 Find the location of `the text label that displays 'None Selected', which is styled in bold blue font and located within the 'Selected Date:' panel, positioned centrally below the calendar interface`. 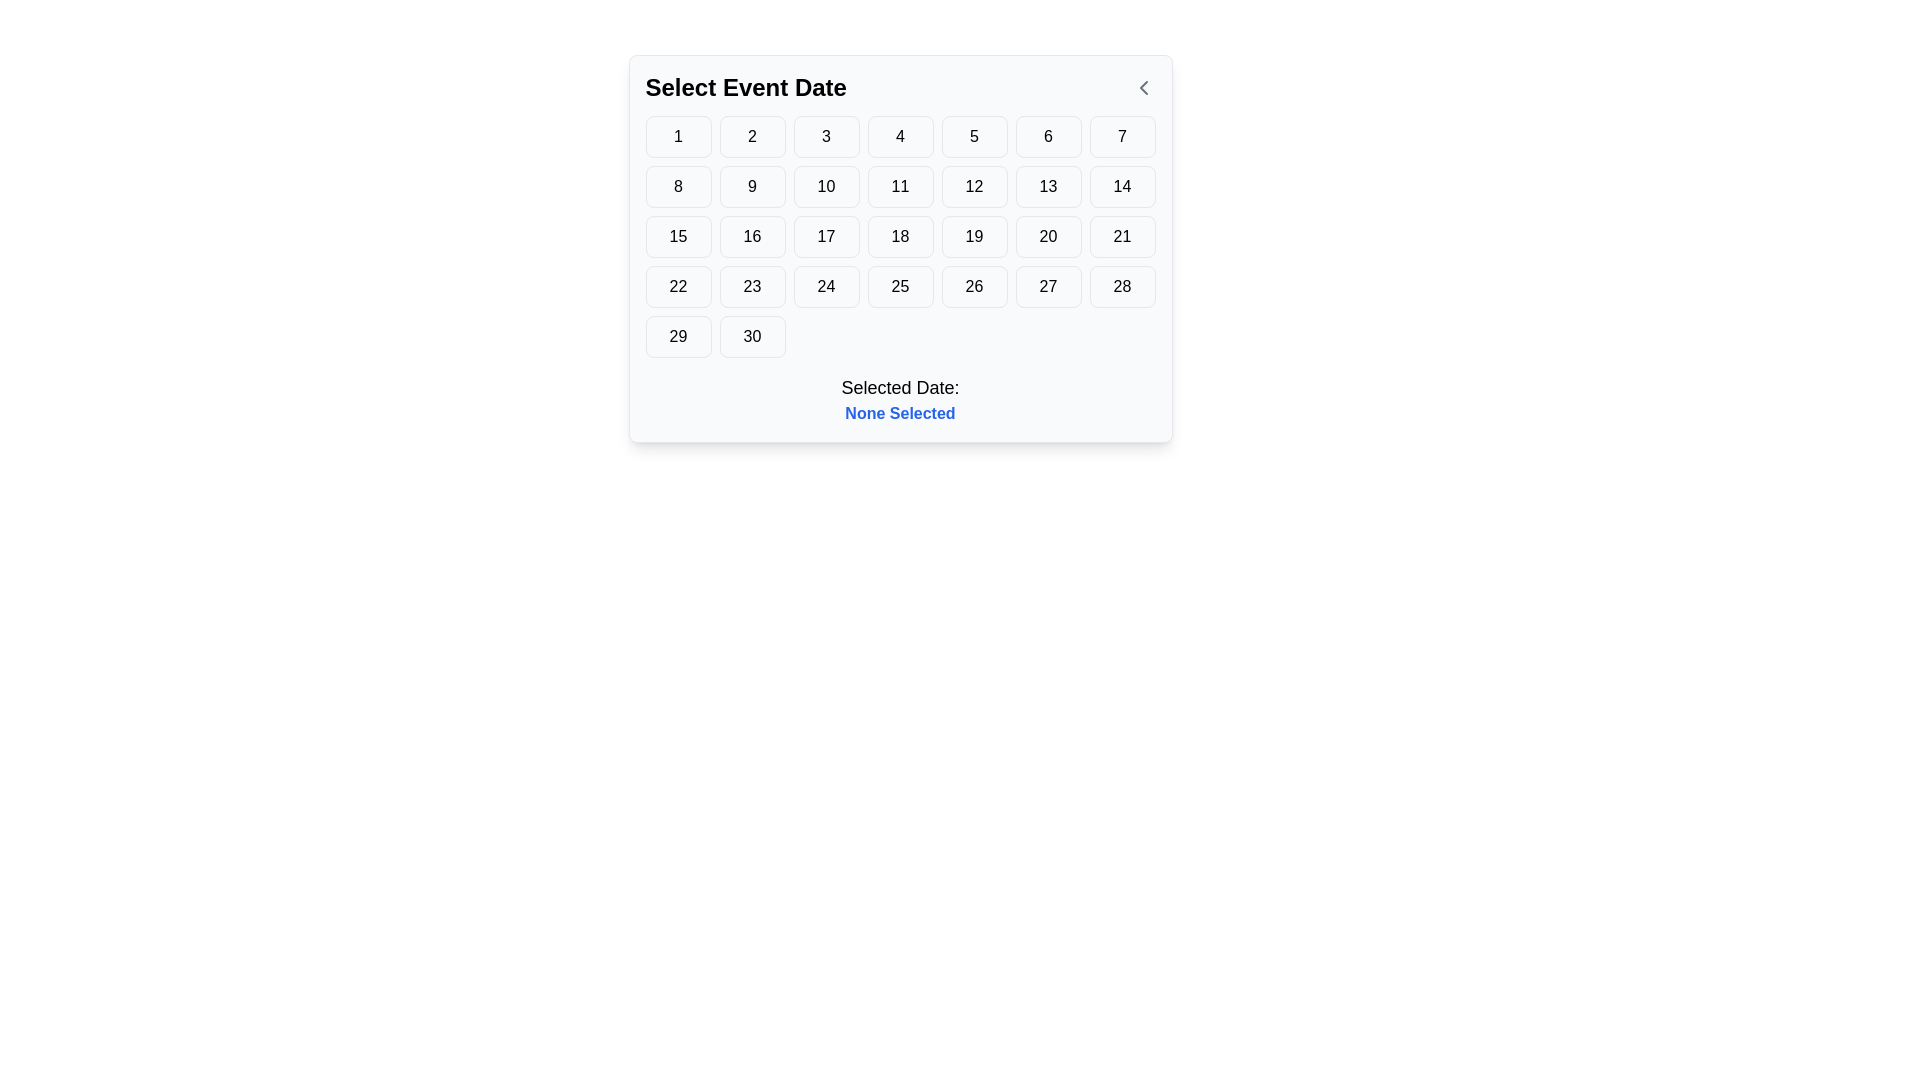

the text label that displays 'None Selected', which is styled in bold blue font and located within the 'Selected Date:' panel, positioned centrally below the calendar interface is located at coordinates (899, 412).